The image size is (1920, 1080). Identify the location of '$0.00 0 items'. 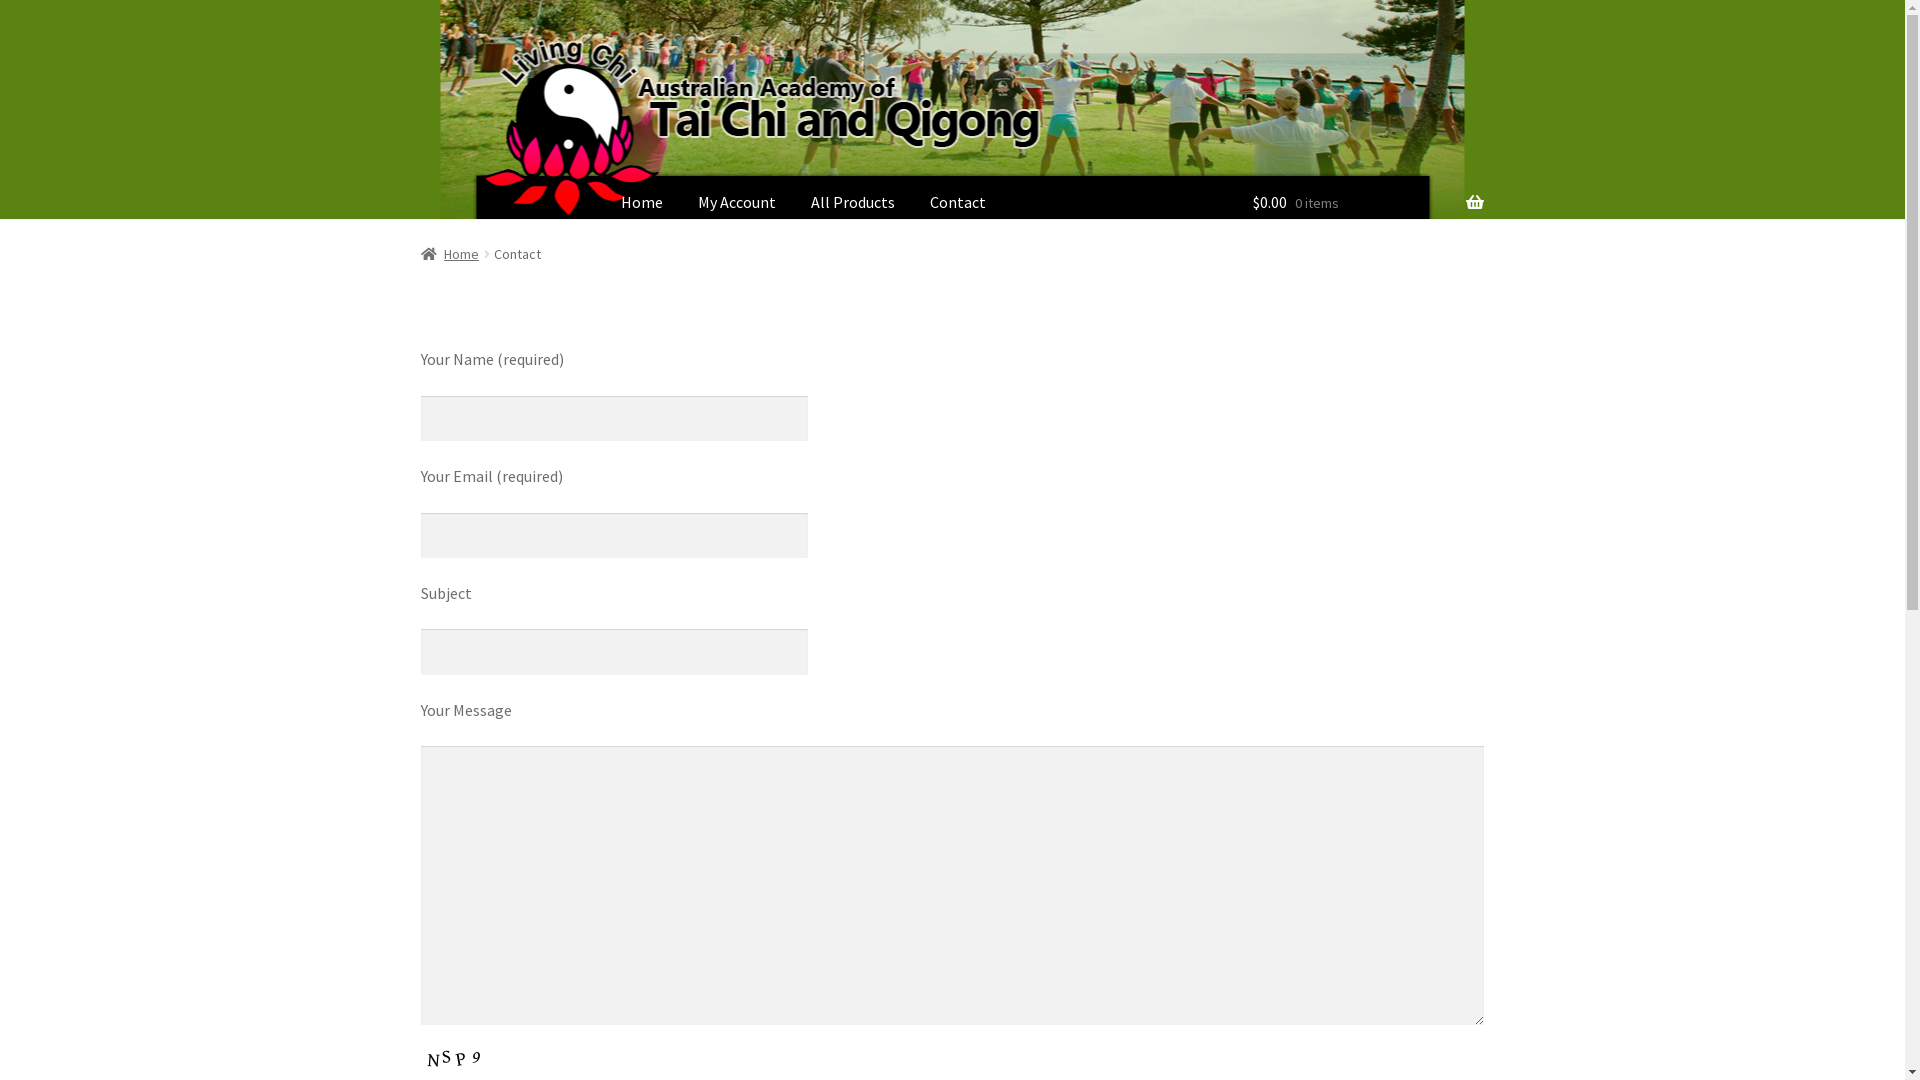
(1367, 204).